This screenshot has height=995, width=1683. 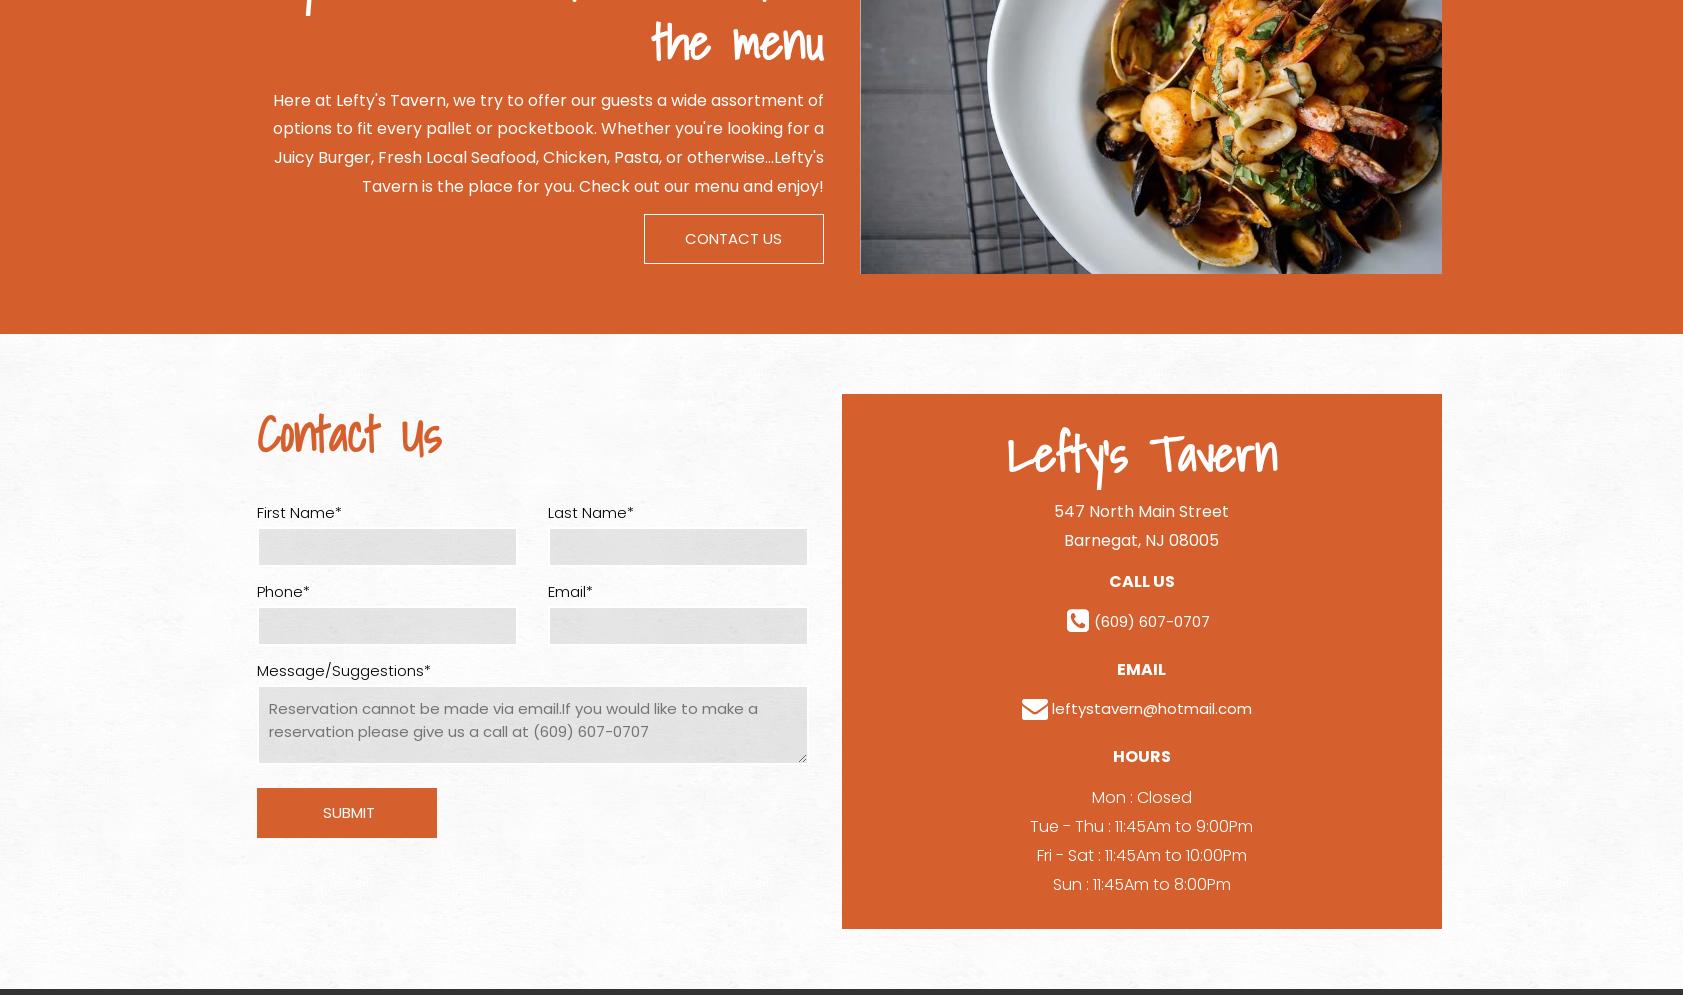 What do you see at coordinates (1150, 708) in the screenshot?
I see `'leftystavern@hotmail.com'` at bounding box center [1150, 708].